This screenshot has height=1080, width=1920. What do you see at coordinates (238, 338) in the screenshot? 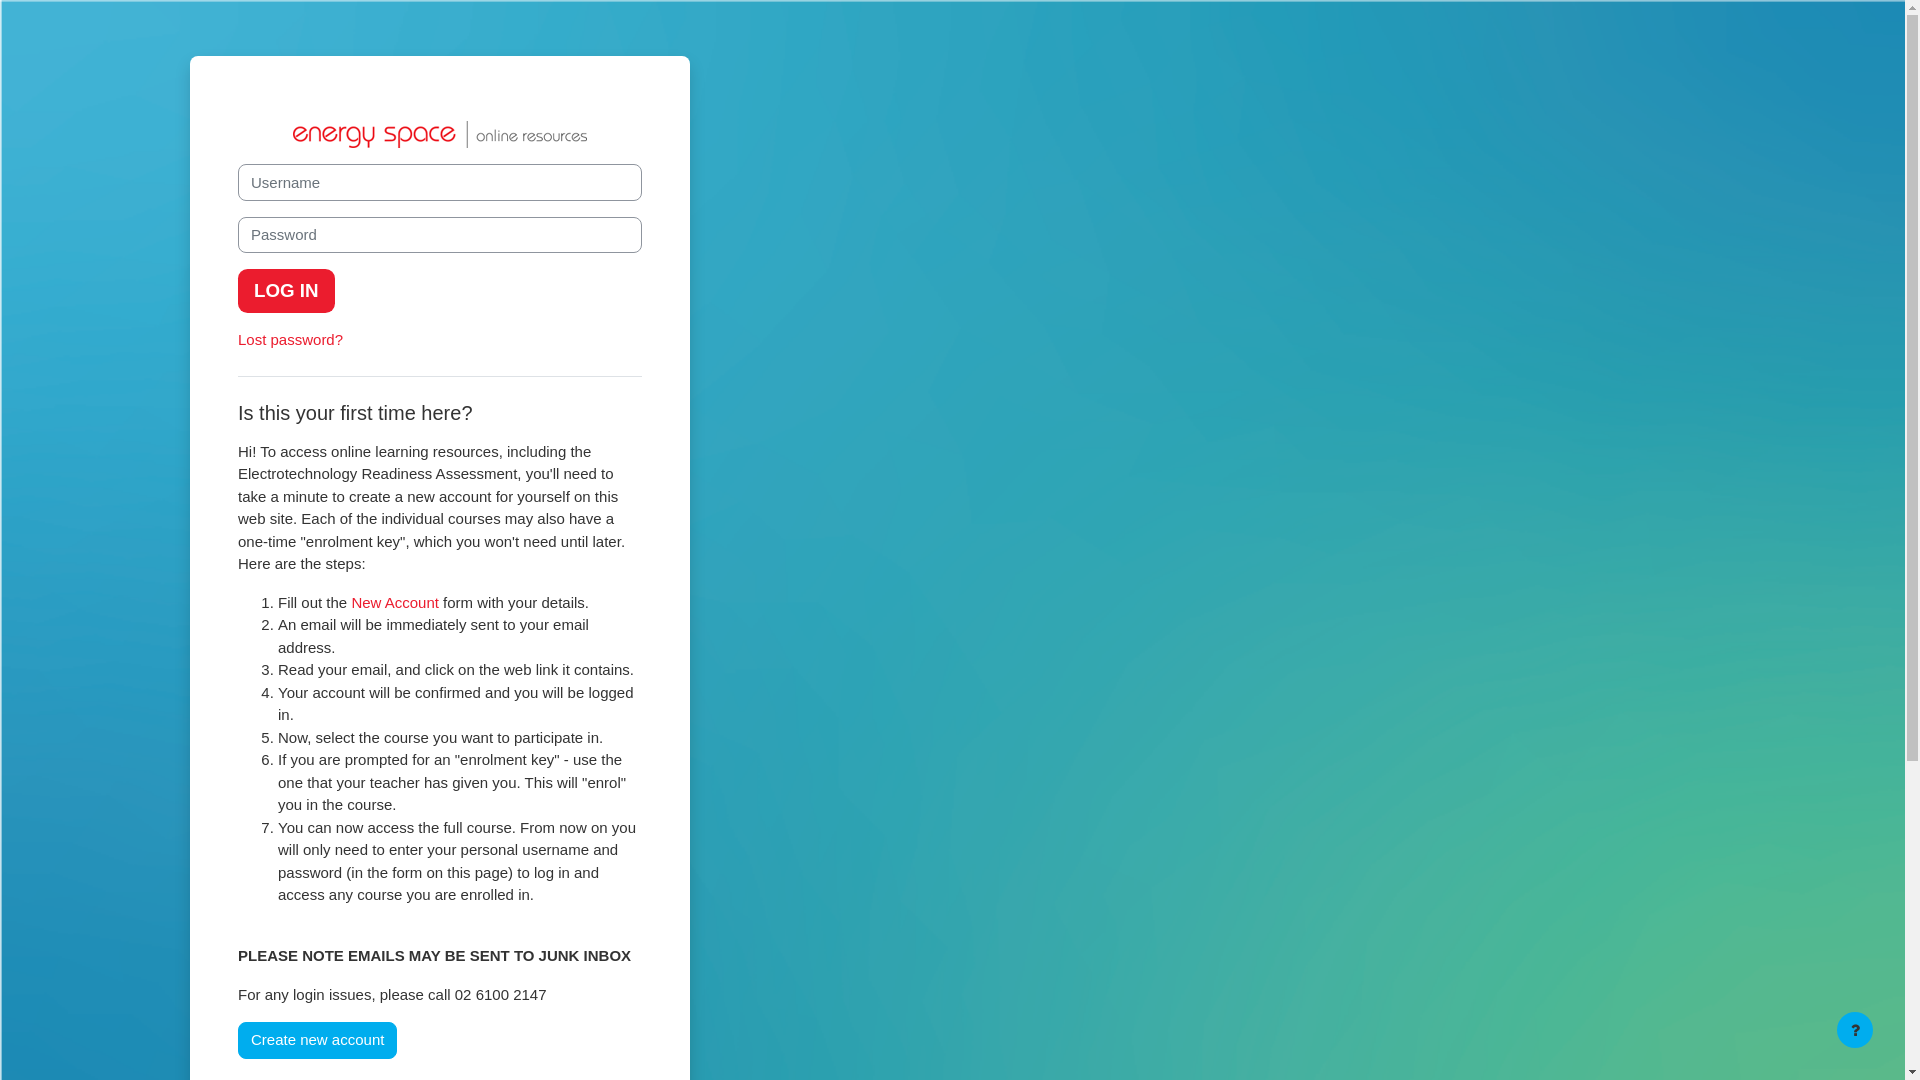
I see `'Lost password?'` at bounding box center [238, 338].